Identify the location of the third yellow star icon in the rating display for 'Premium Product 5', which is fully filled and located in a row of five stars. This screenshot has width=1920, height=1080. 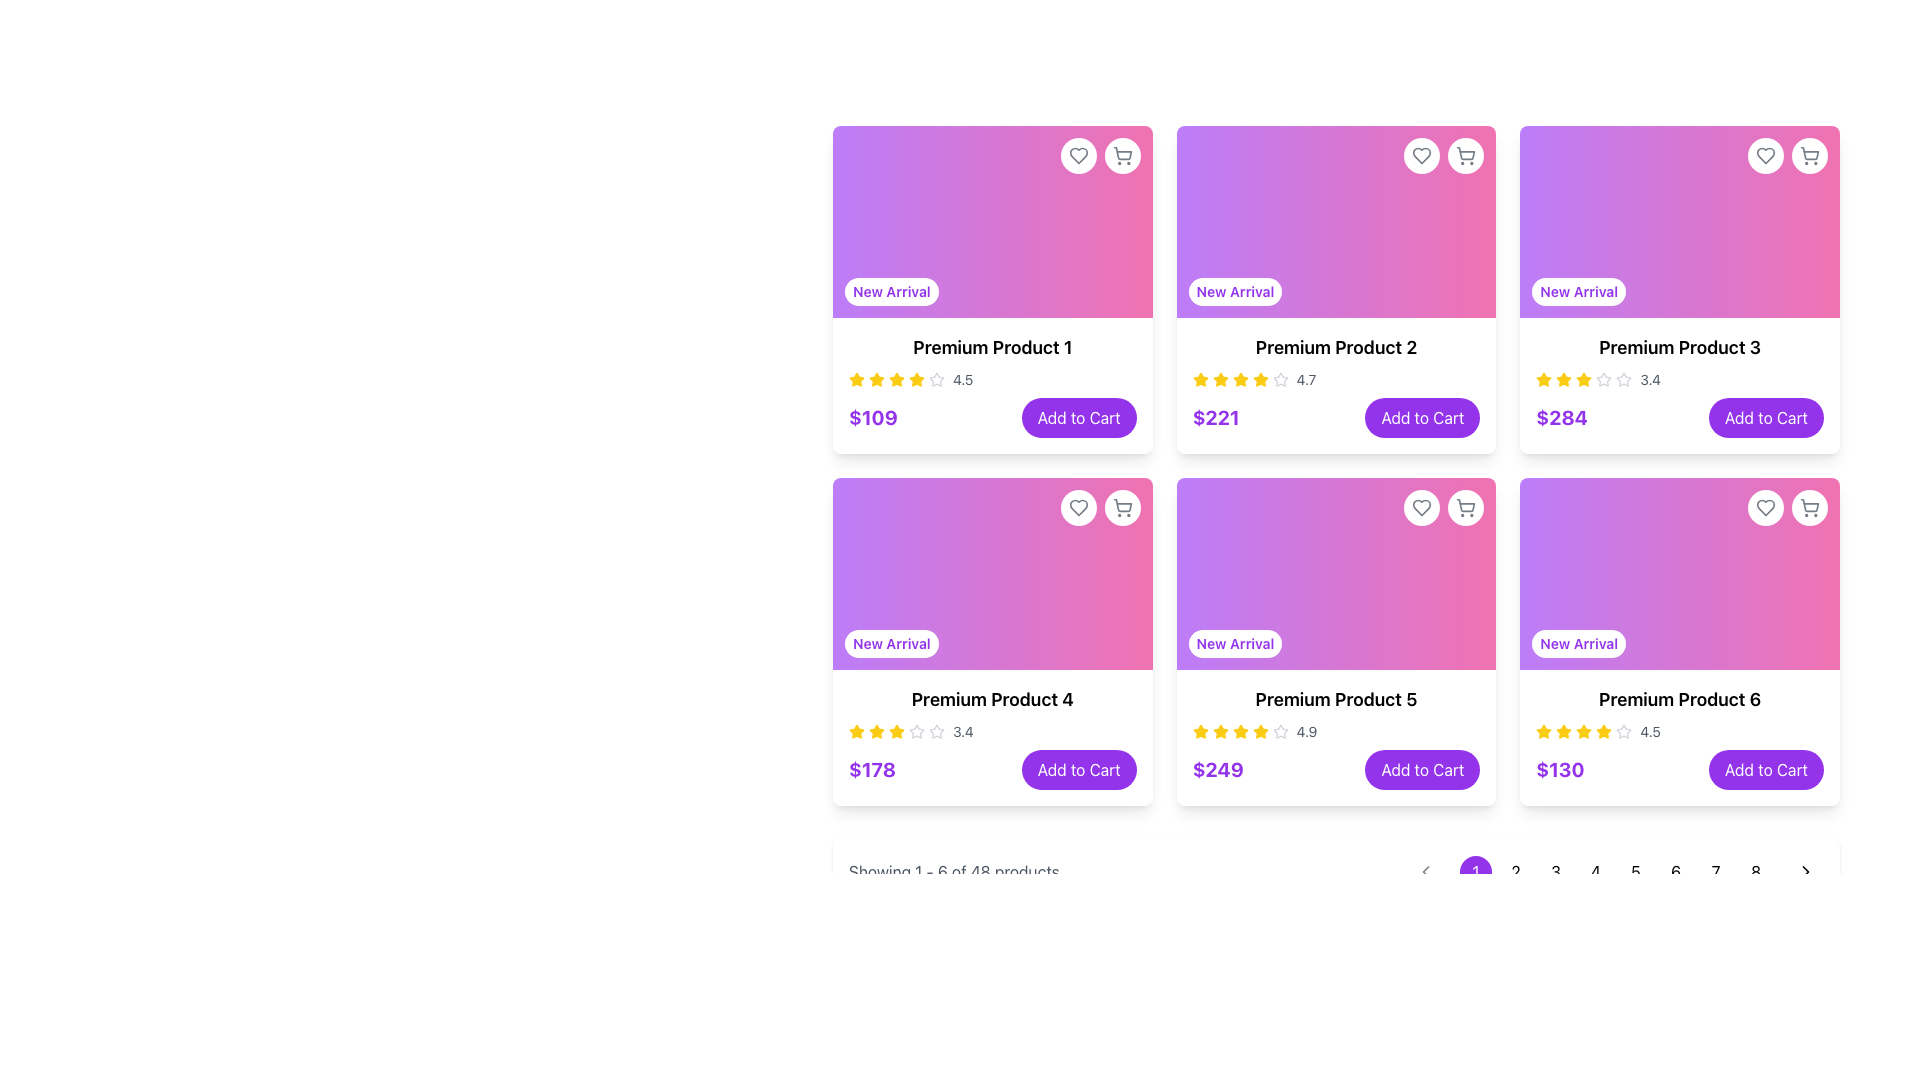
(1219, 732).